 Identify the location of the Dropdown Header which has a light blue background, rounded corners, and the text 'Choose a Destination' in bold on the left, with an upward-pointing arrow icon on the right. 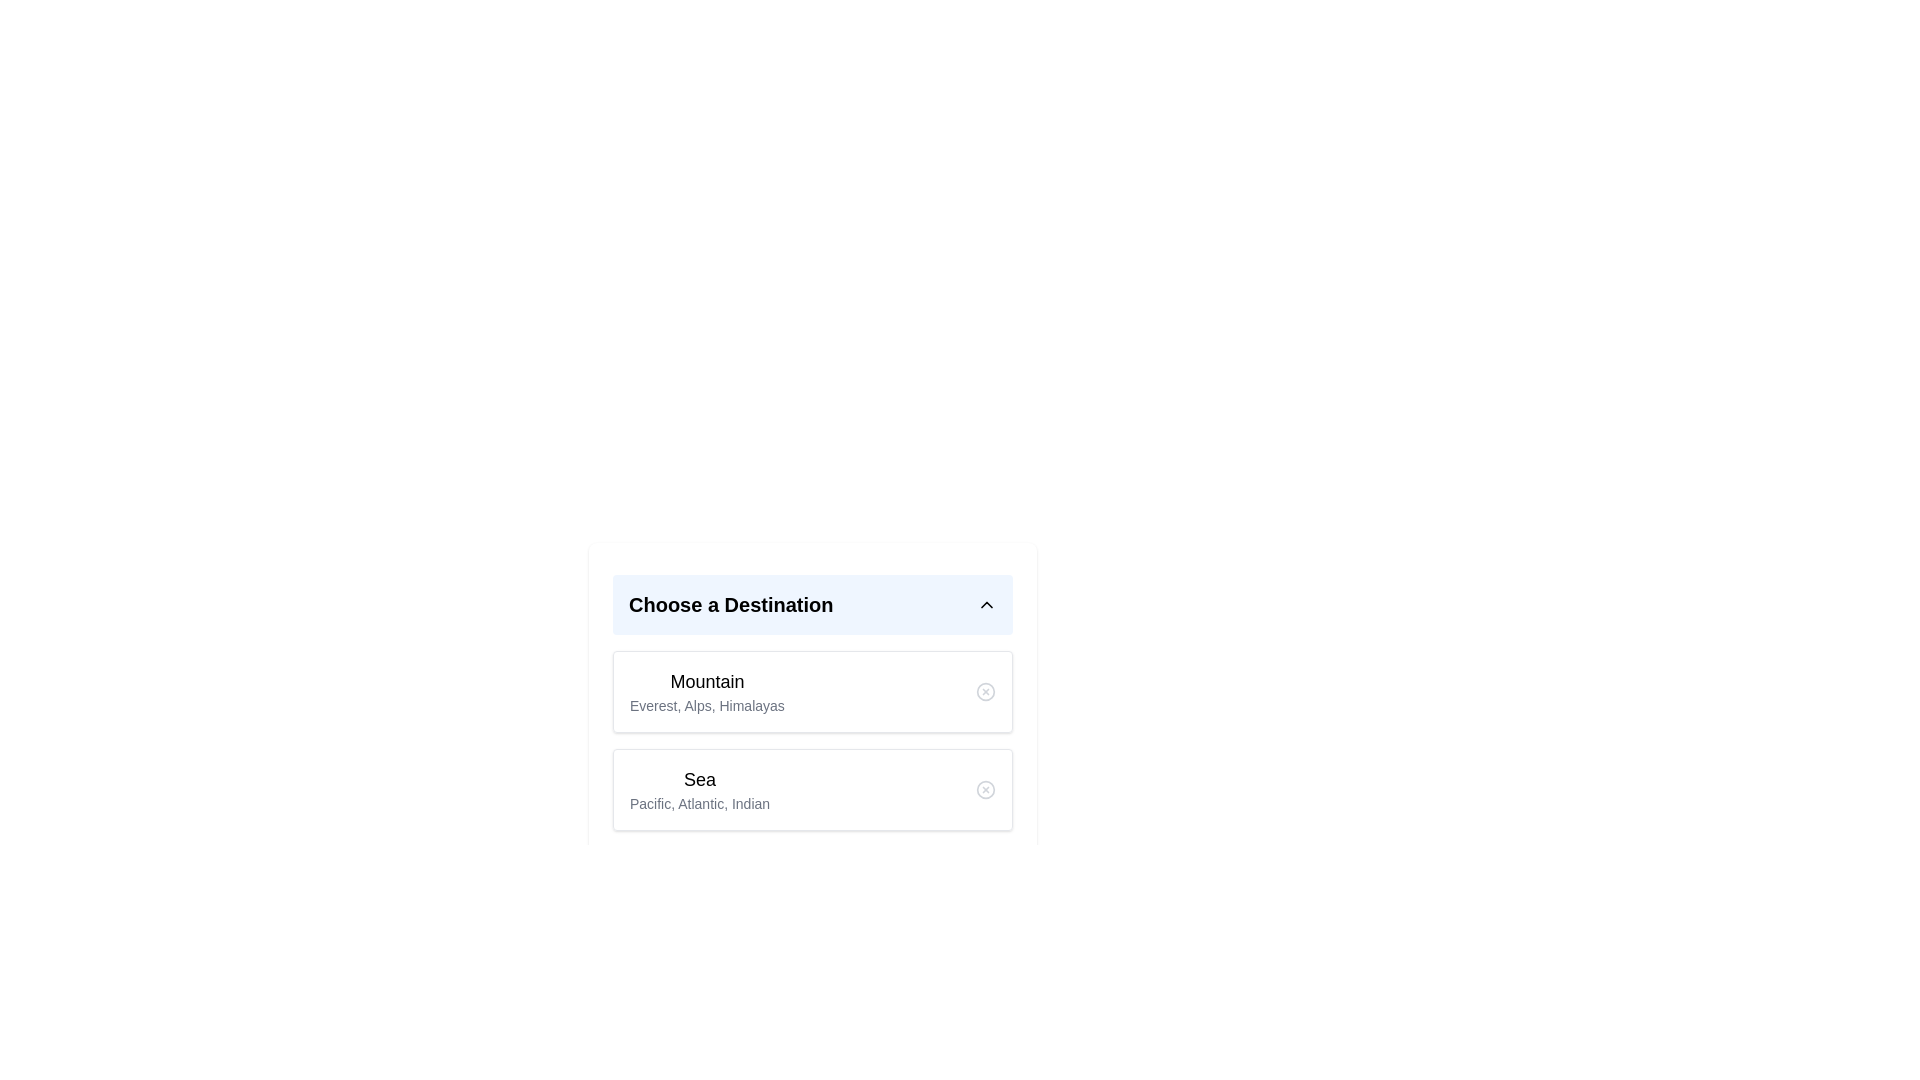
(812, 604).